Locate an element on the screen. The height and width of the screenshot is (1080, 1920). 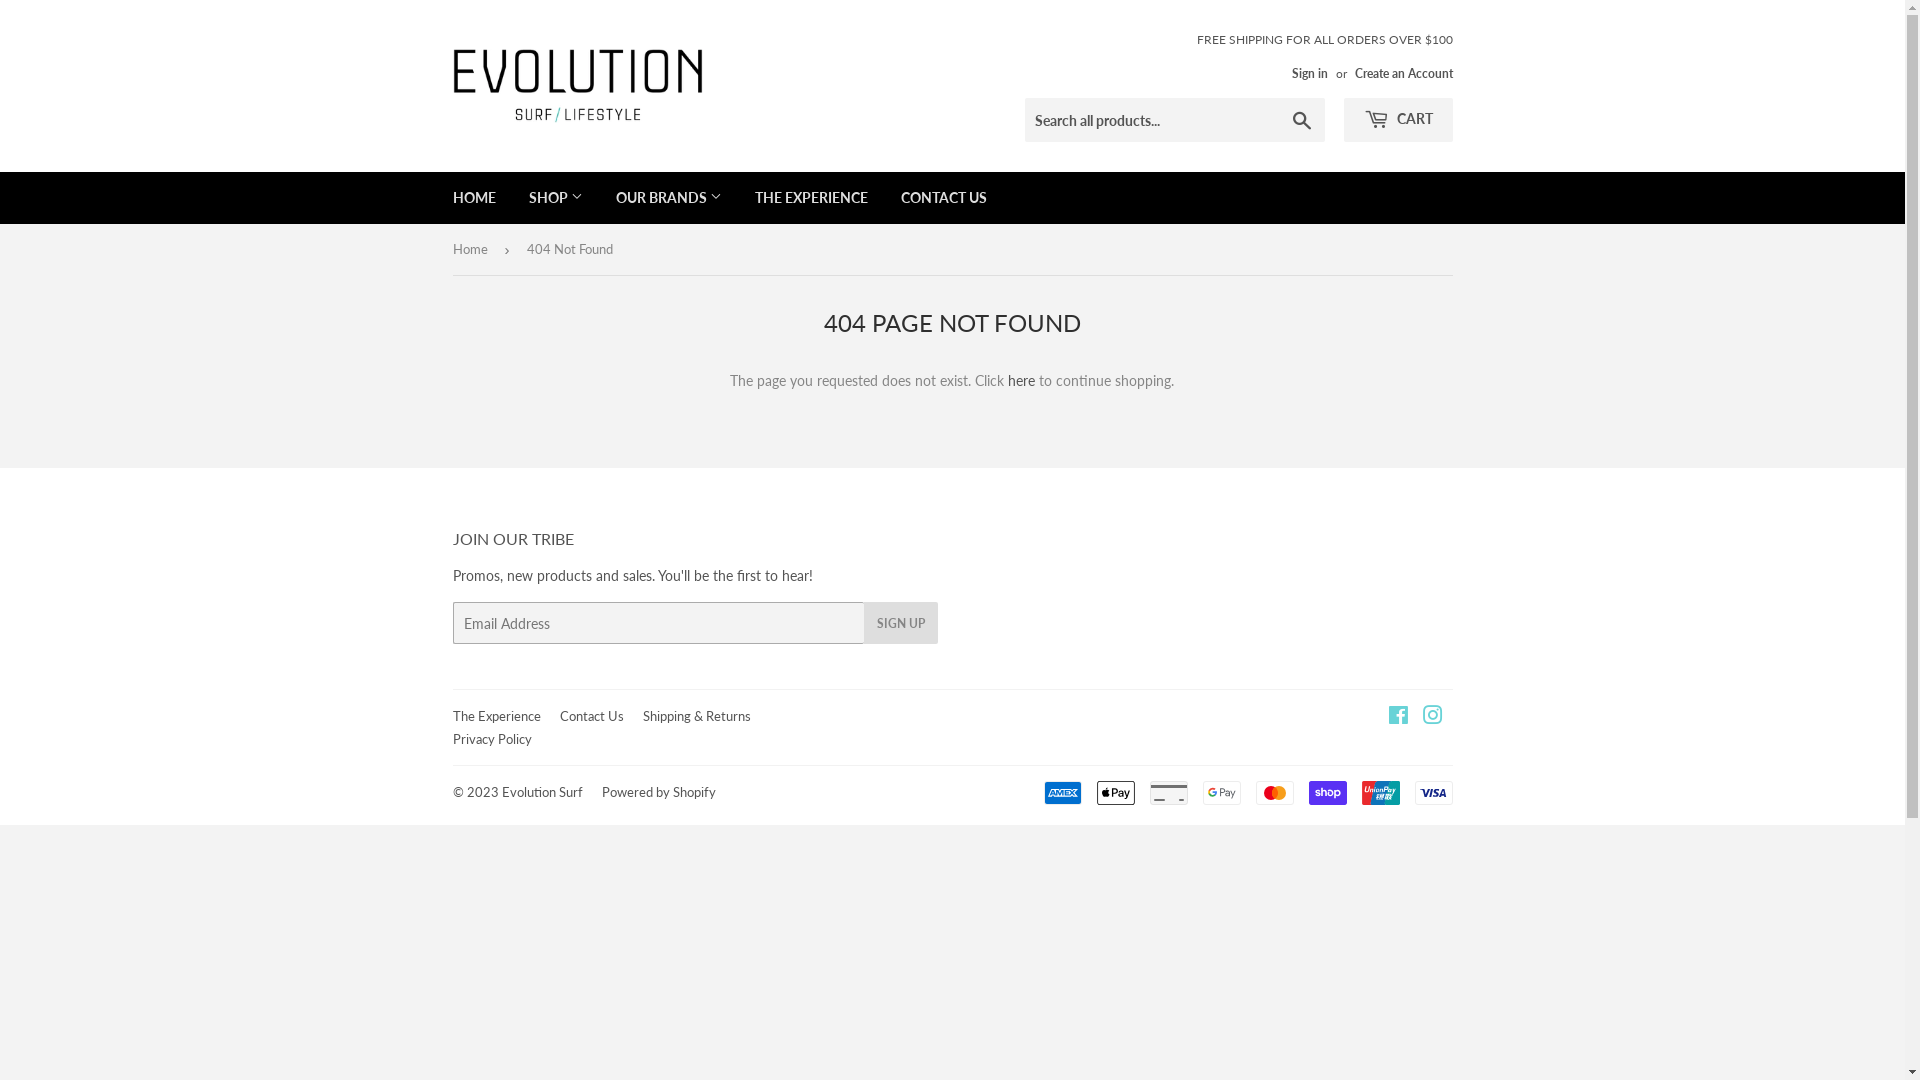
'Evolution Surf' is located at coordinates (542, 790).